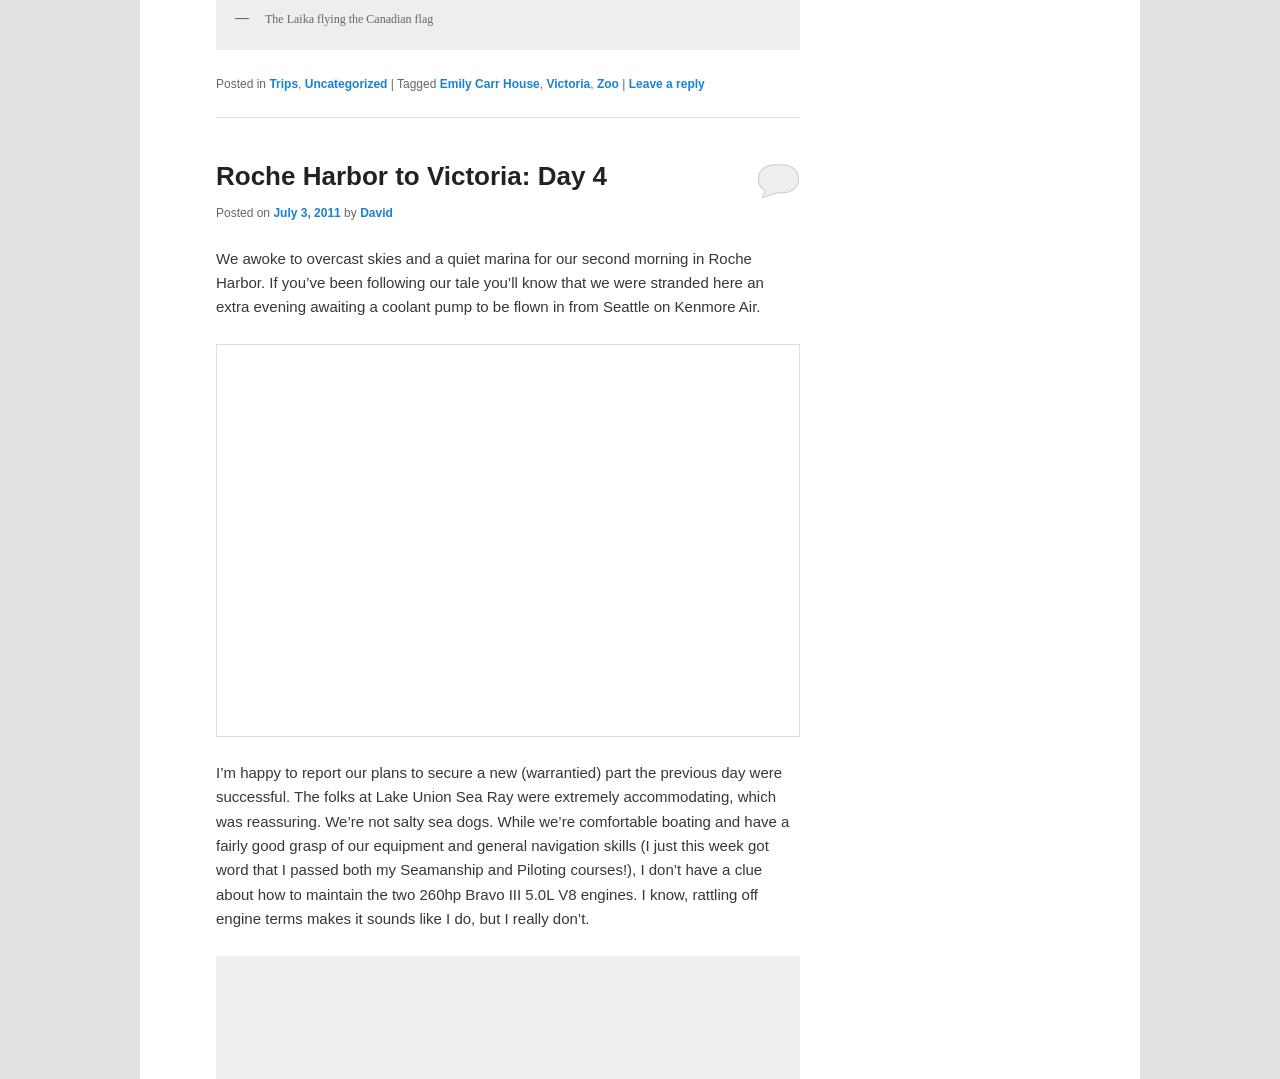 This screenshot has height=1079, width=1280. I want to click on 'Zoo', so click(605, 81).